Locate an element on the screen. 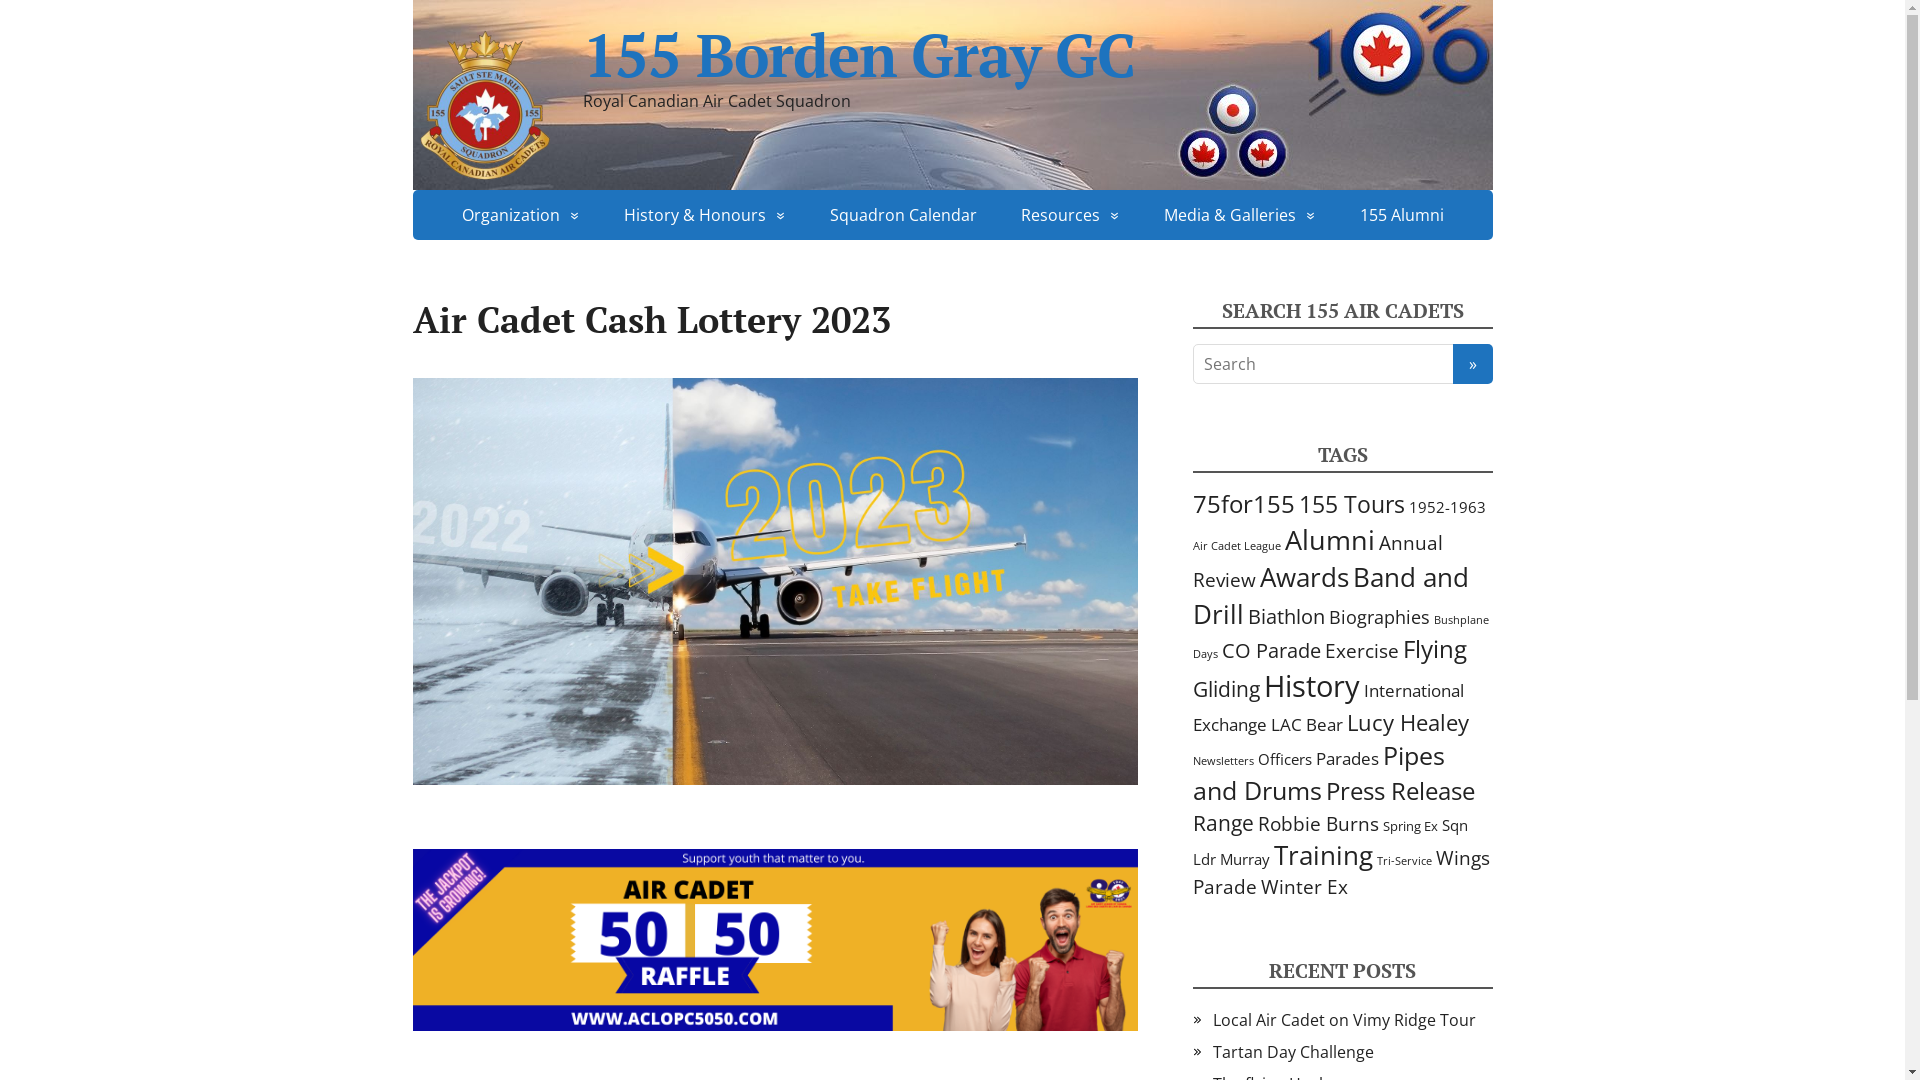 The image size is (1920, 1080). 'Spring Ex' is located at coordinates (1408, 825).